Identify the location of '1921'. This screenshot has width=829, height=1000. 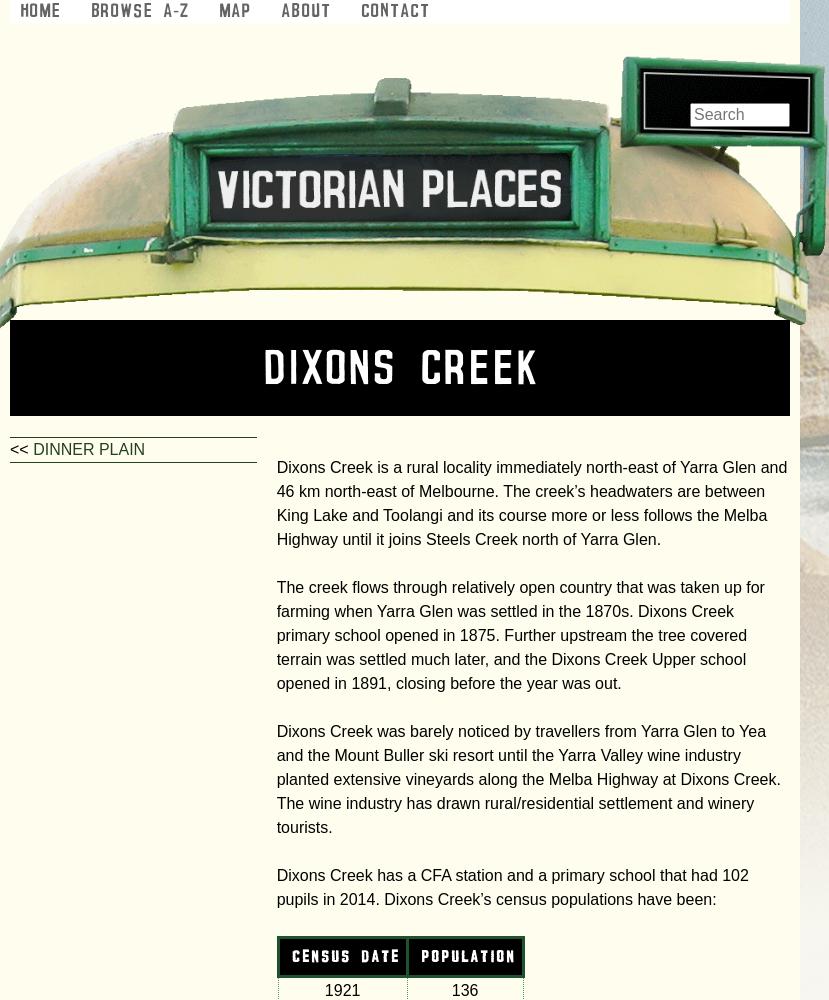
(340, 989).